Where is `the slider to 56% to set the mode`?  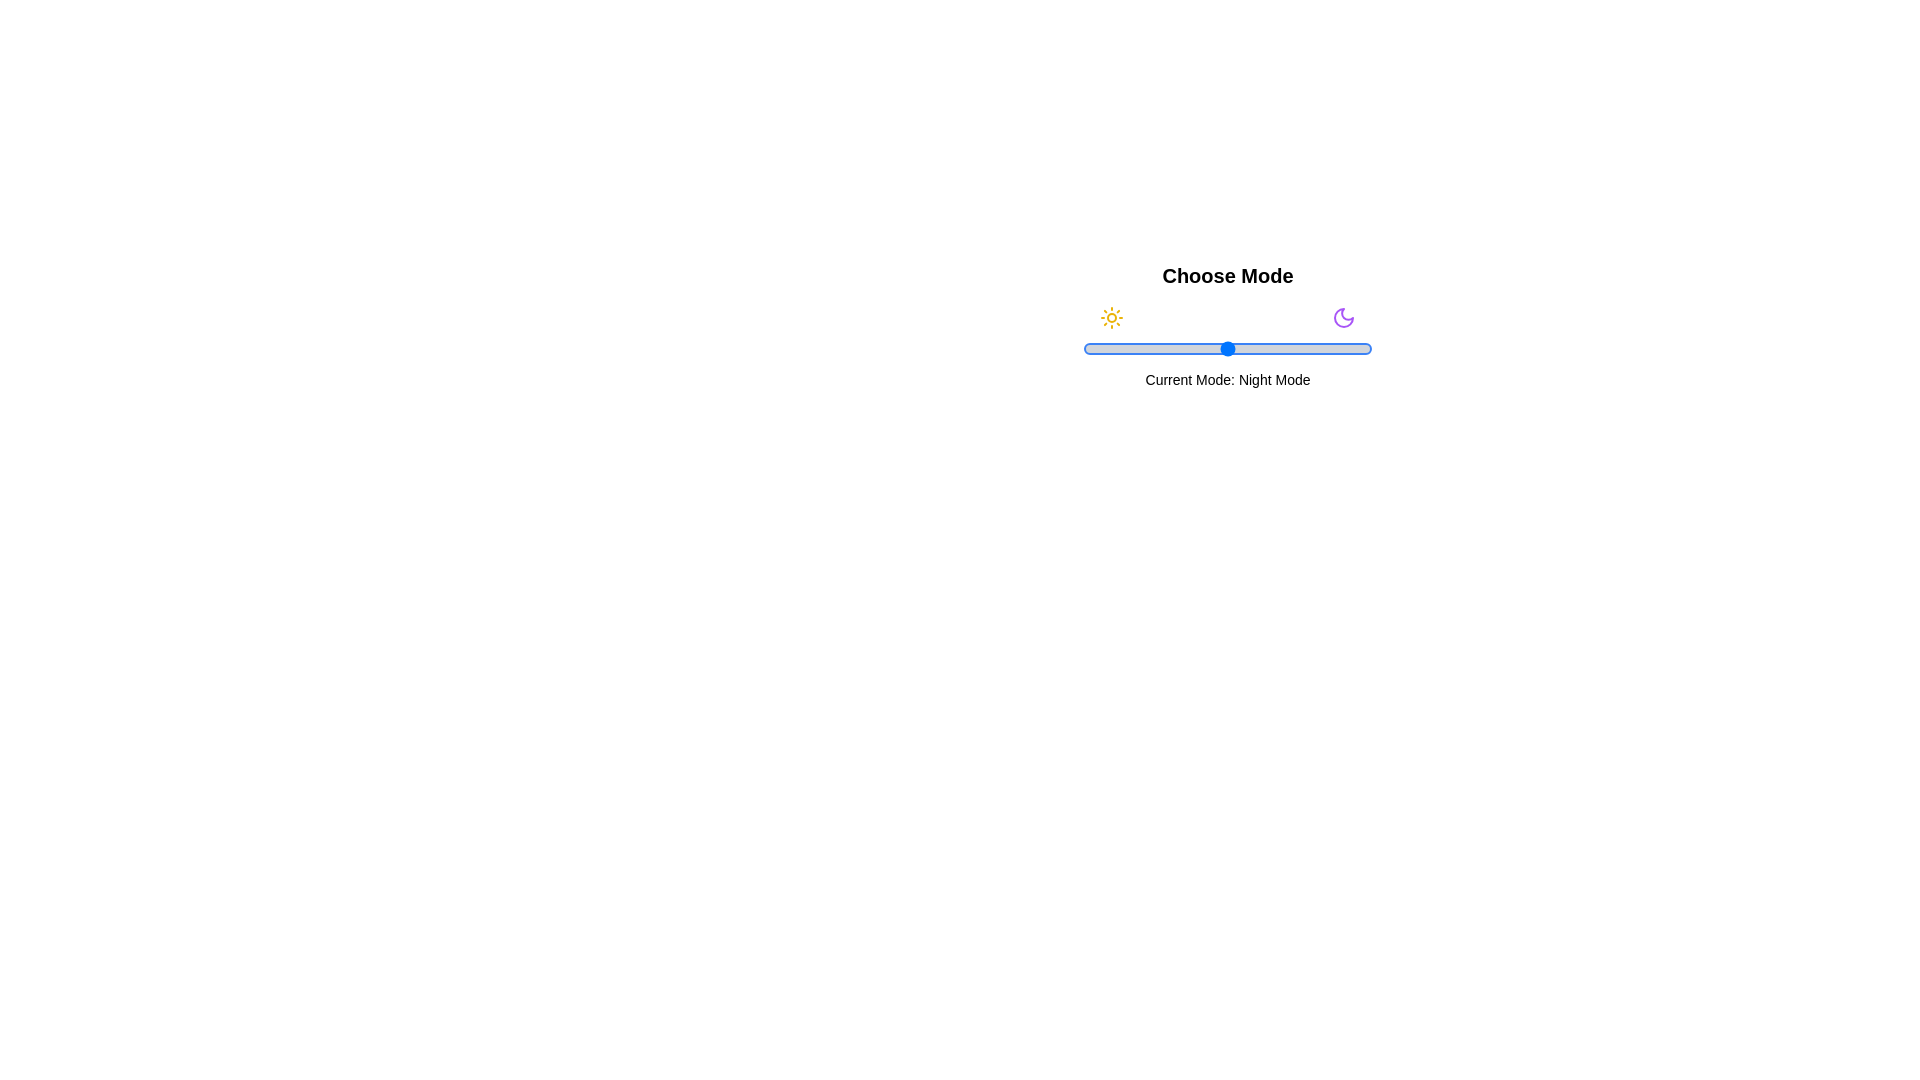 the slider to 56% to set the mode is located at coordinates (1244, 347).